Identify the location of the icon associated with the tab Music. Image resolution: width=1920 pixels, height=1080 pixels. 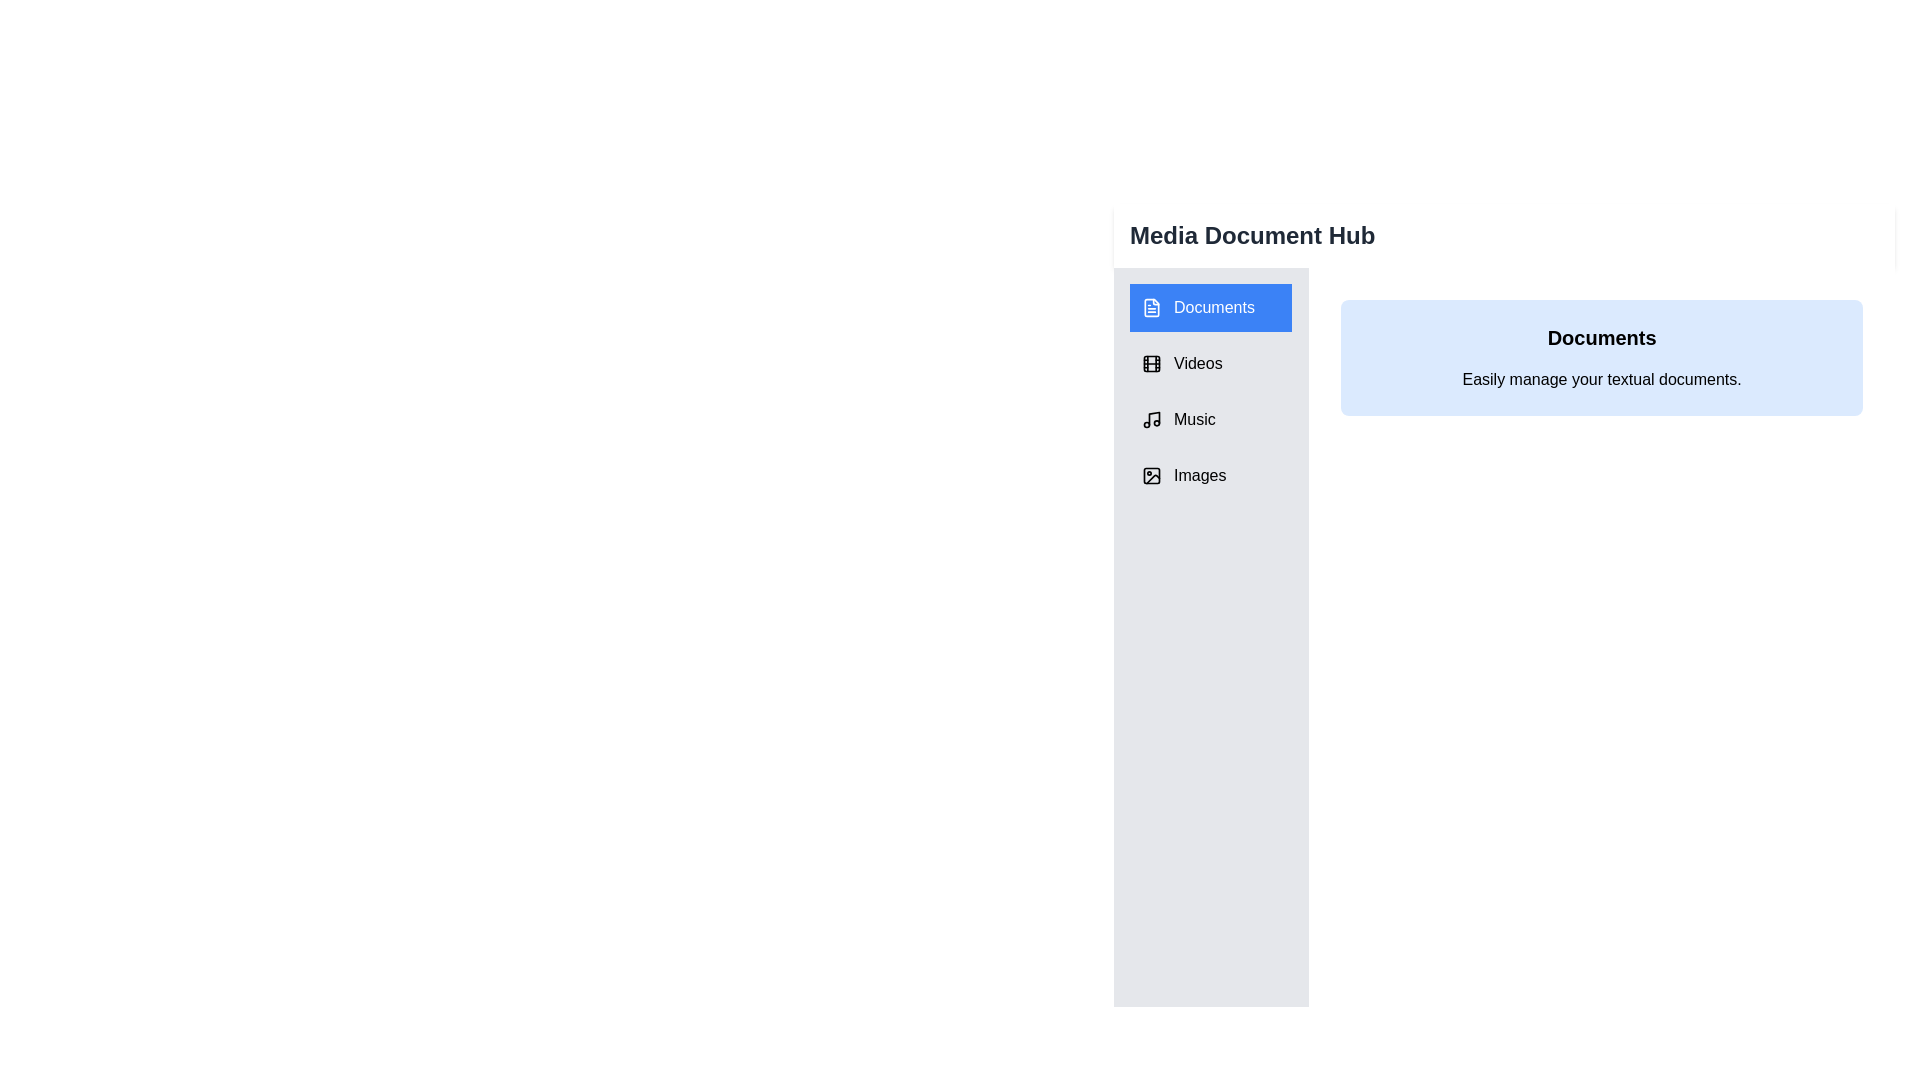
(1152, 419).